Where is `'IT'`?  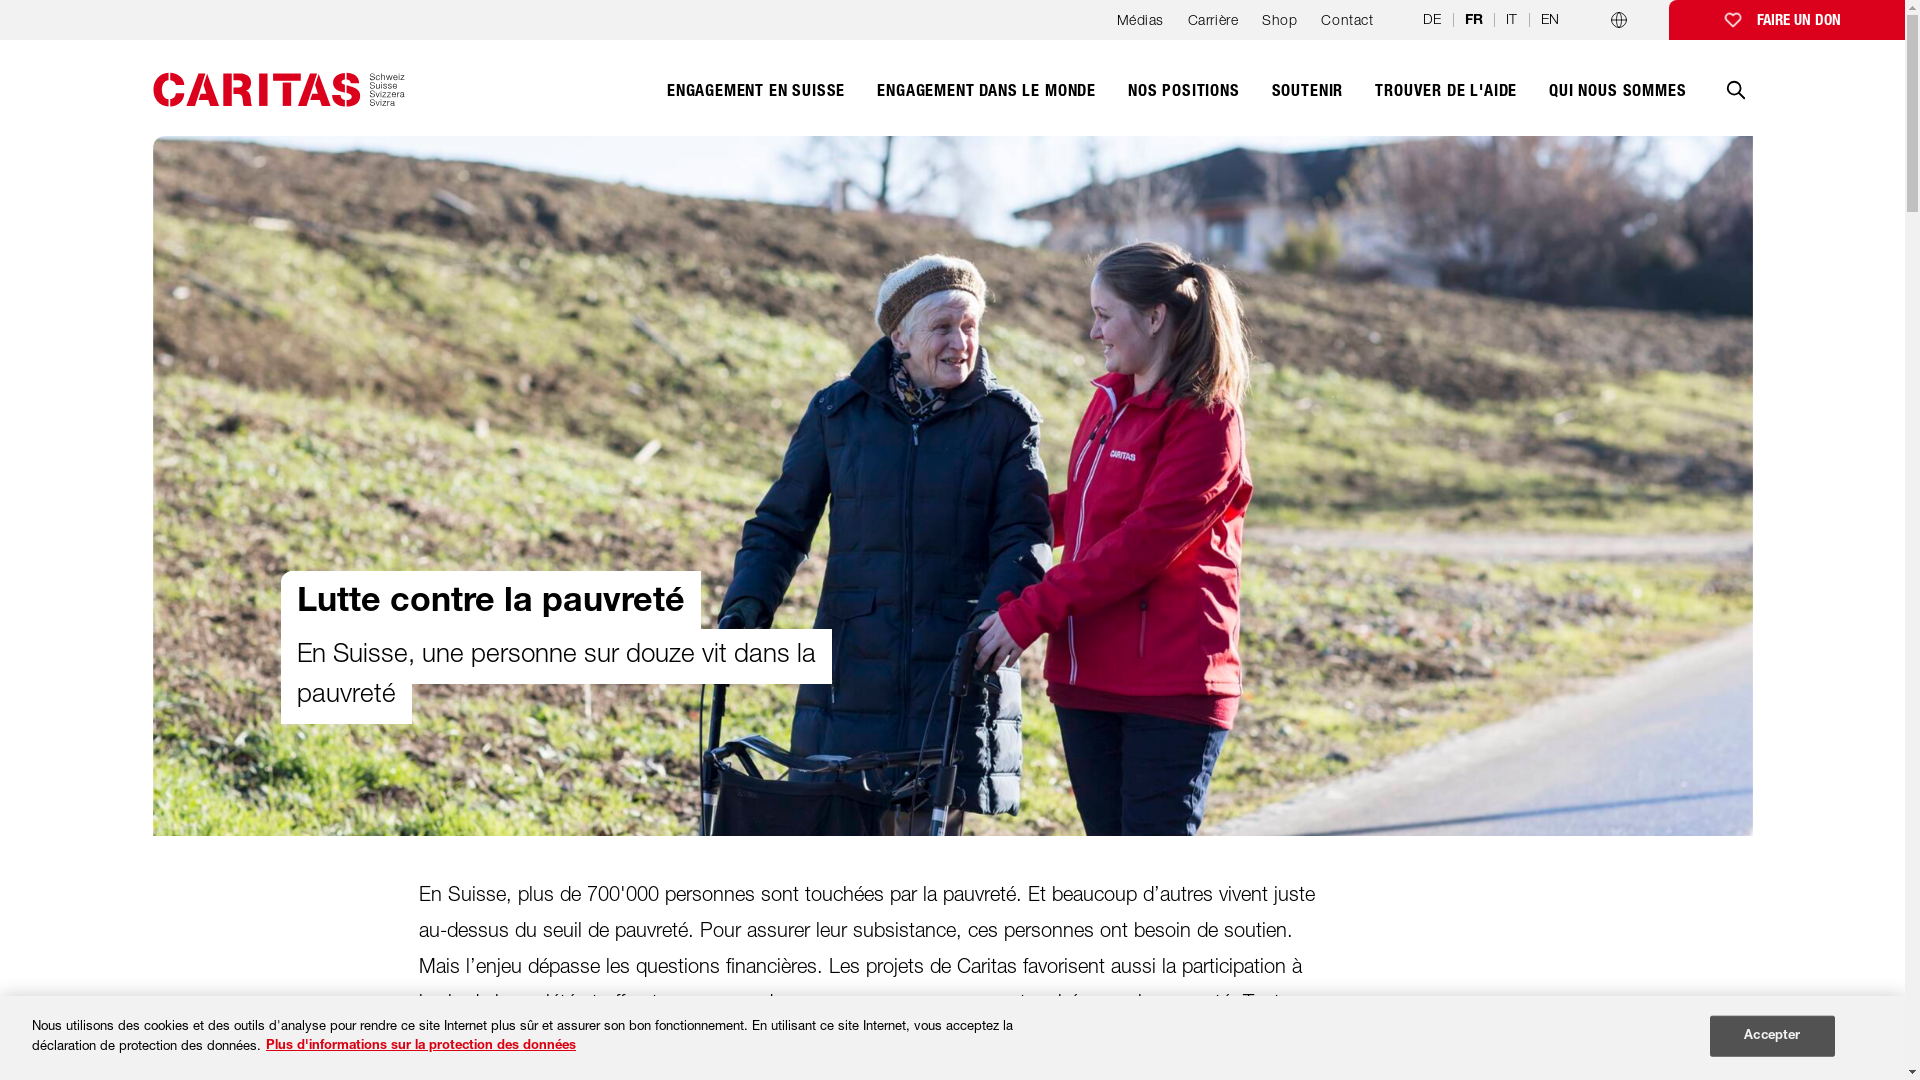
'IT' is located at coordinates (1511, 19).